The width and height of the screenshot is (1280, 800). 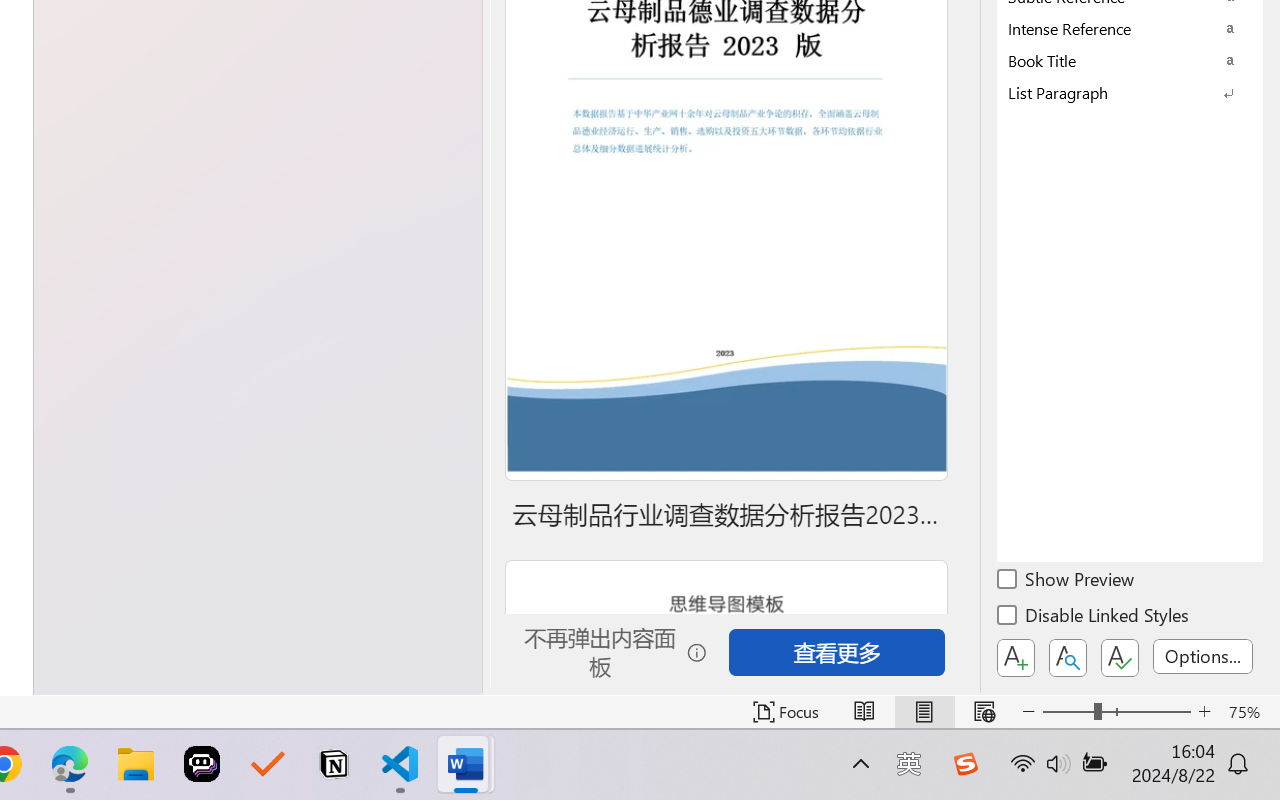 What do you see at coordinates (785, 711) in the screenshot?
I see `'Focus '` at bounding box center [785, 711].